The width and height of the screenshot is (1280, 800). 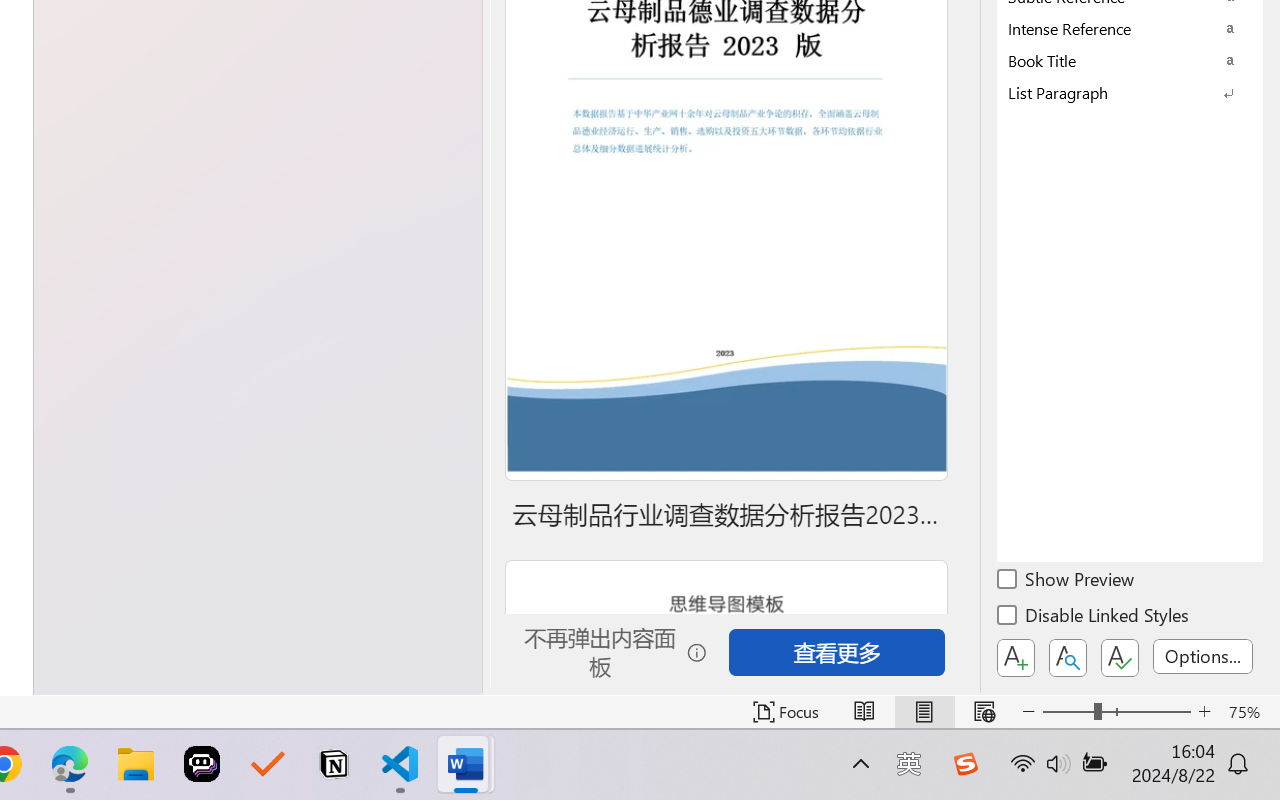 What do you see at coordinates (785, 711) in the screenshot?
I see `'Focus '` at bounding box center [785, 711].